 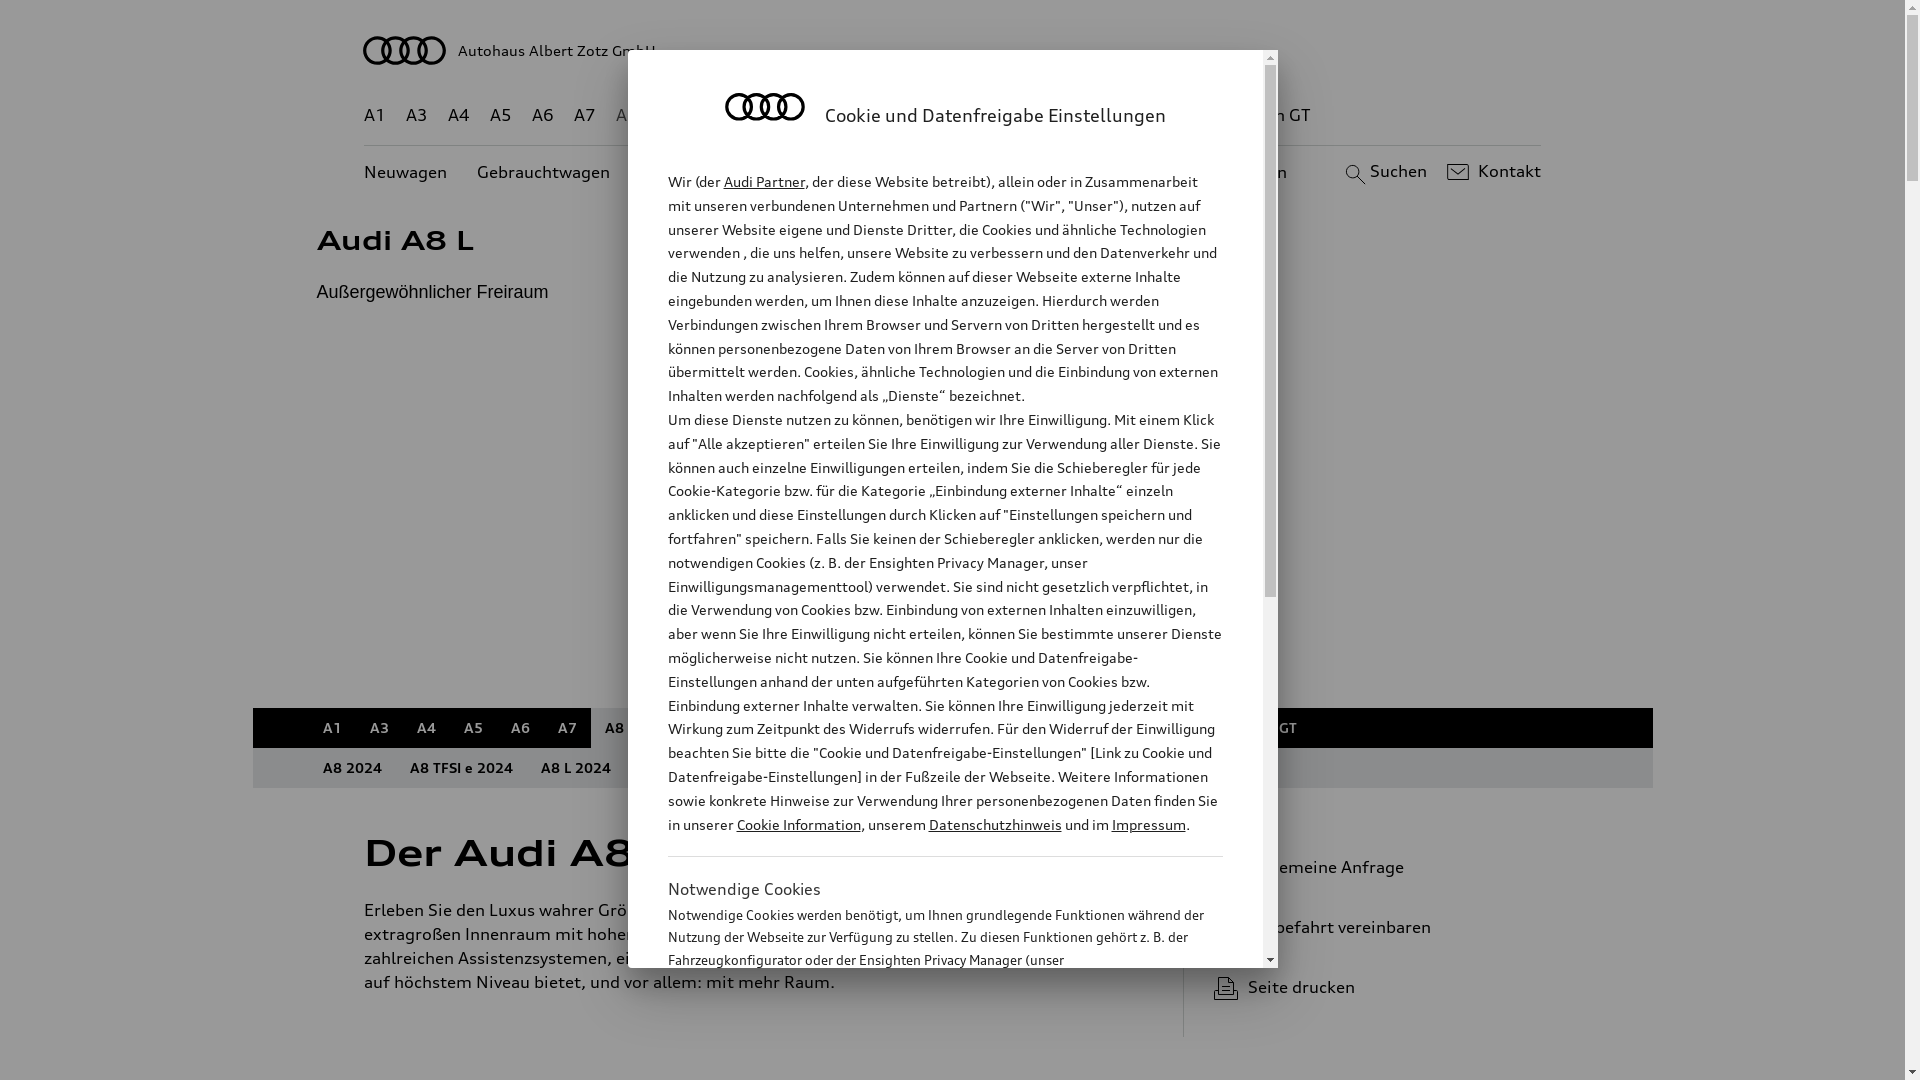 I want to click on 'Q5', so click(x=851, y=115).